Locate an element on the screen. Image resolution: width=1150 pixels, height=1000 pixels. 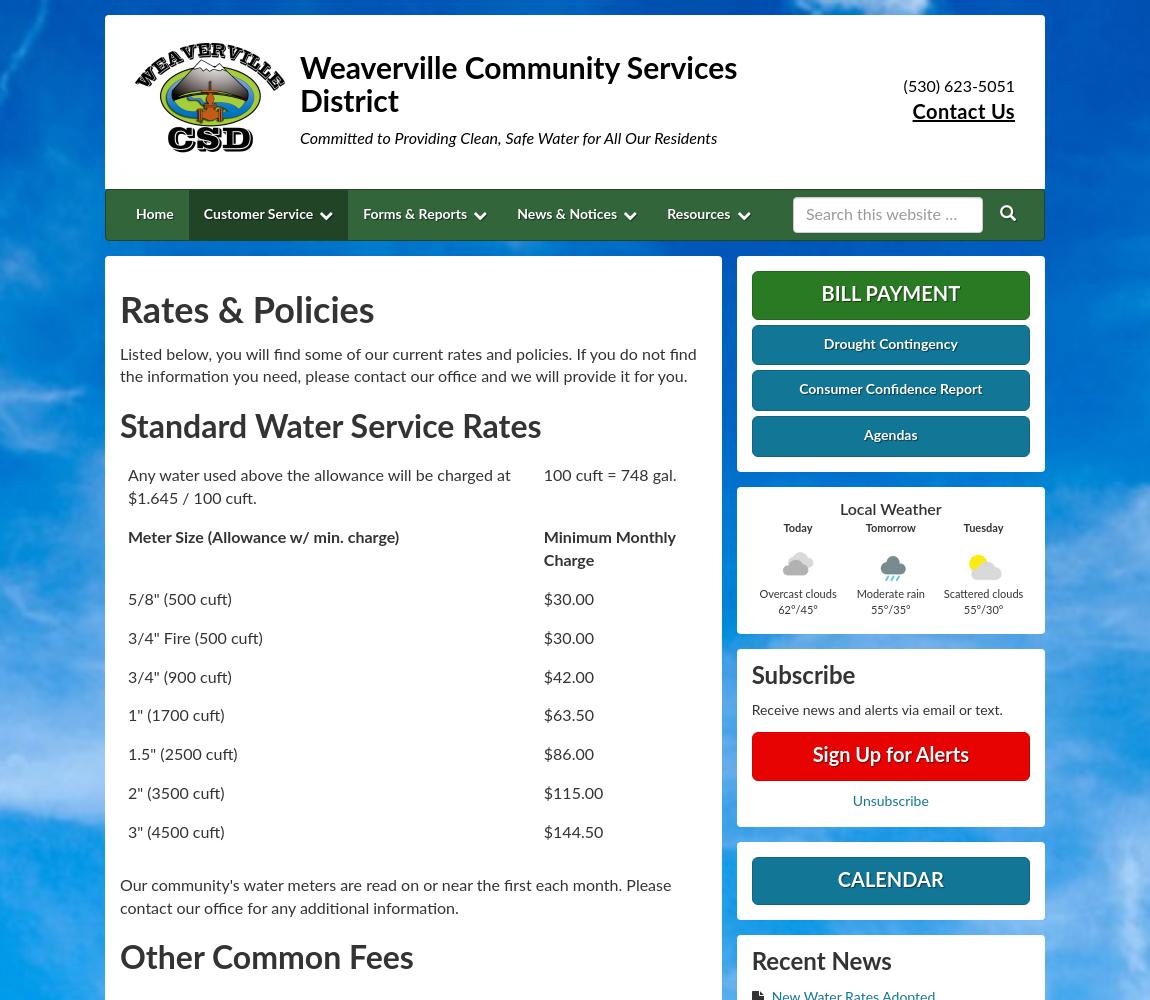
'$42.00' is located at coordinates (567, 677).